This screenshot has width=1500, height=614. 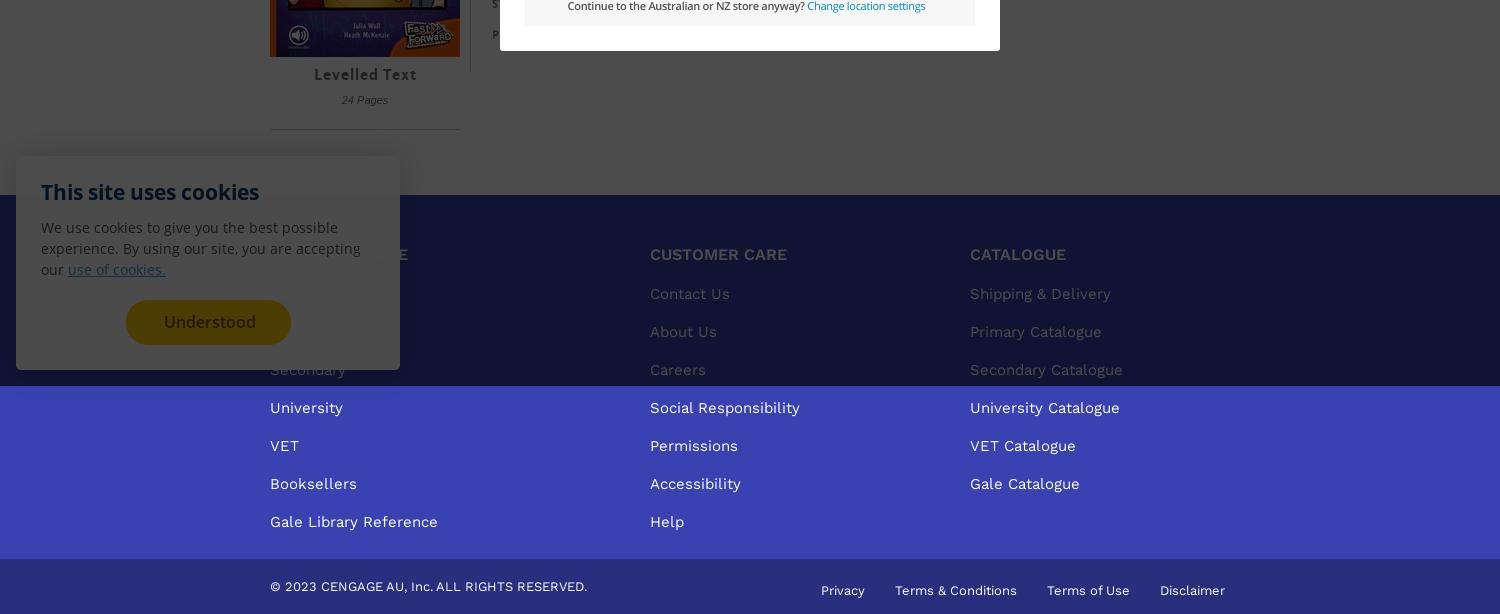 I want to click on 'Contact Us', so click(x=689, y=292).